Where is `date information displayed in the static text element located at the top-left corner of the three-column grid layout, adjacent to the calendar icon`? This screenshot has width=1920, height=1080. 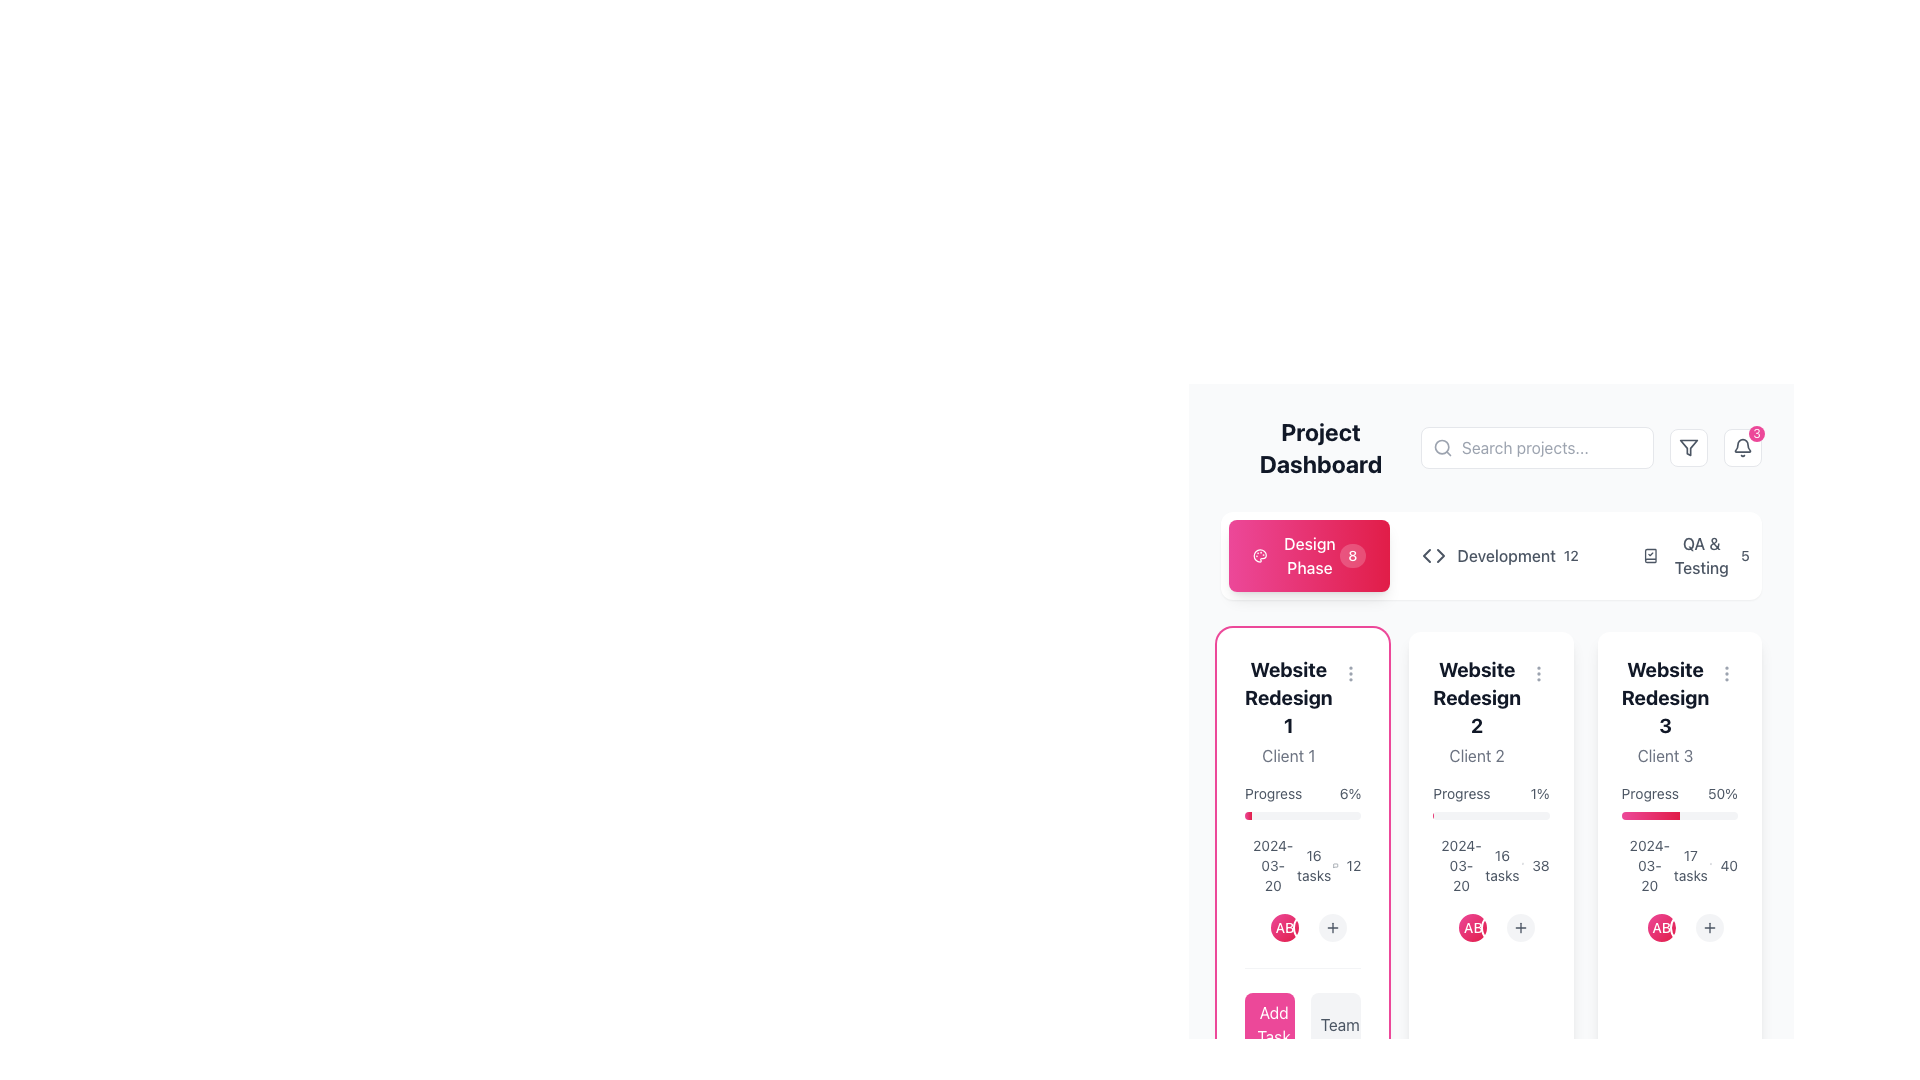
date information displayed in the static text element located at the top-left corner of the three-column grid layout, adjacent to the calendar icon is located at coordinates (1635, 865).